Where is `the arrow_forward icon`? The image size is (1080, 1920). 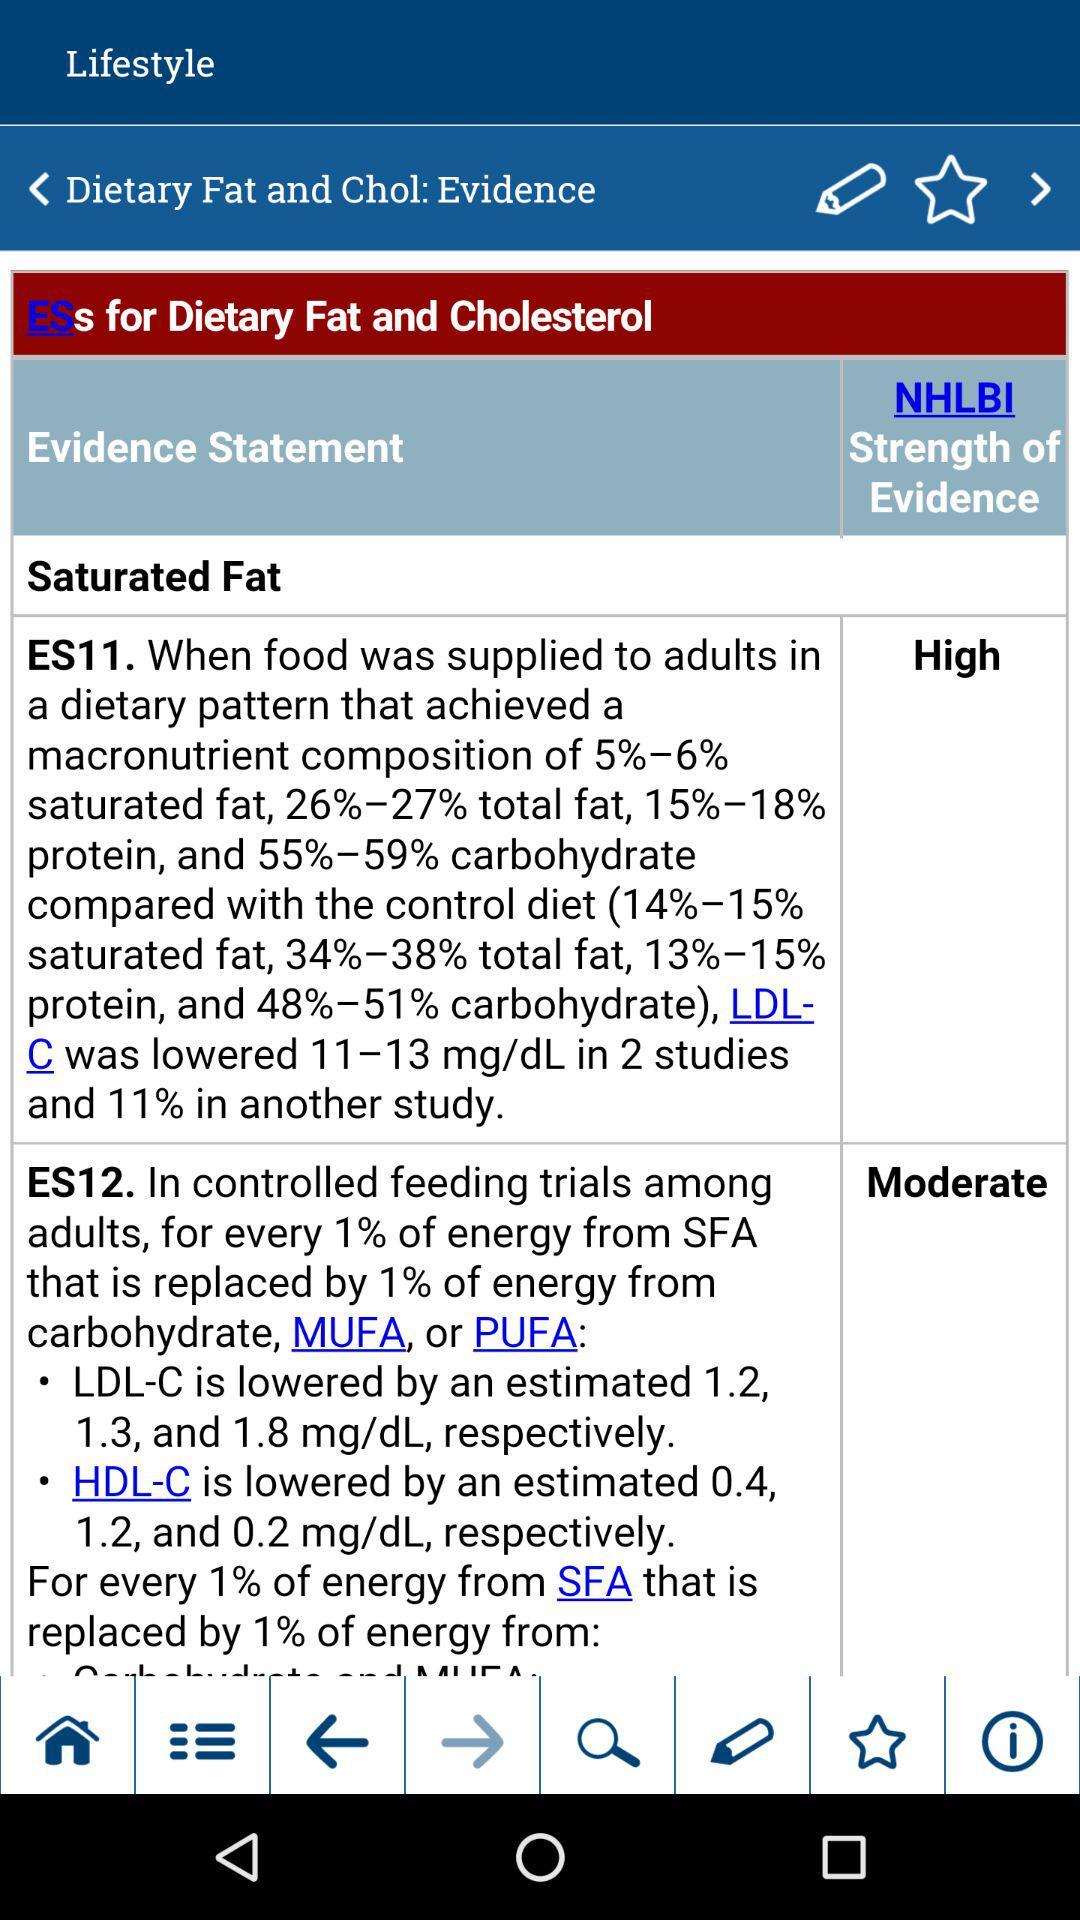
the arrow_forward icon is located at coordinates (1039, 202).